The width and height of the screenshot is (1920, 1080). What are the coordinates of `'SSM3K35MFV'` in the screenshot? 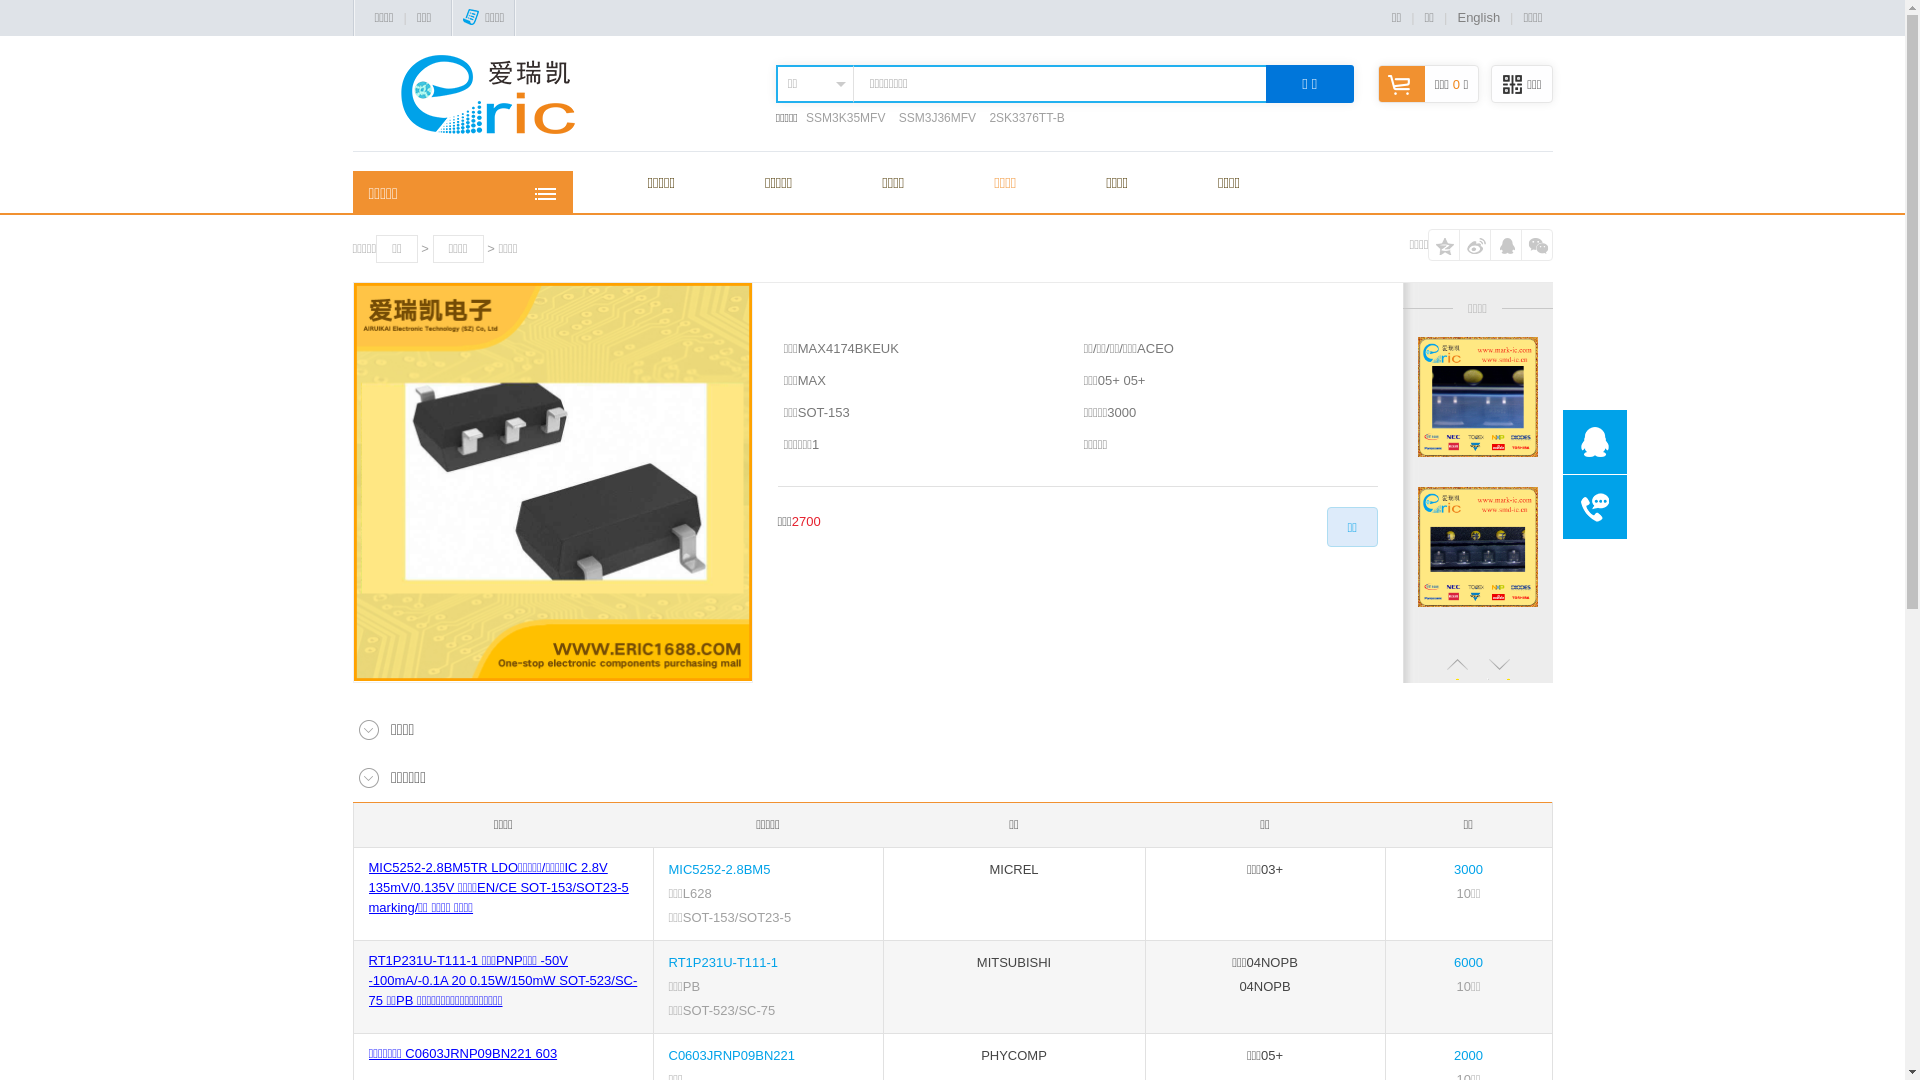 It's located at (806, 118).